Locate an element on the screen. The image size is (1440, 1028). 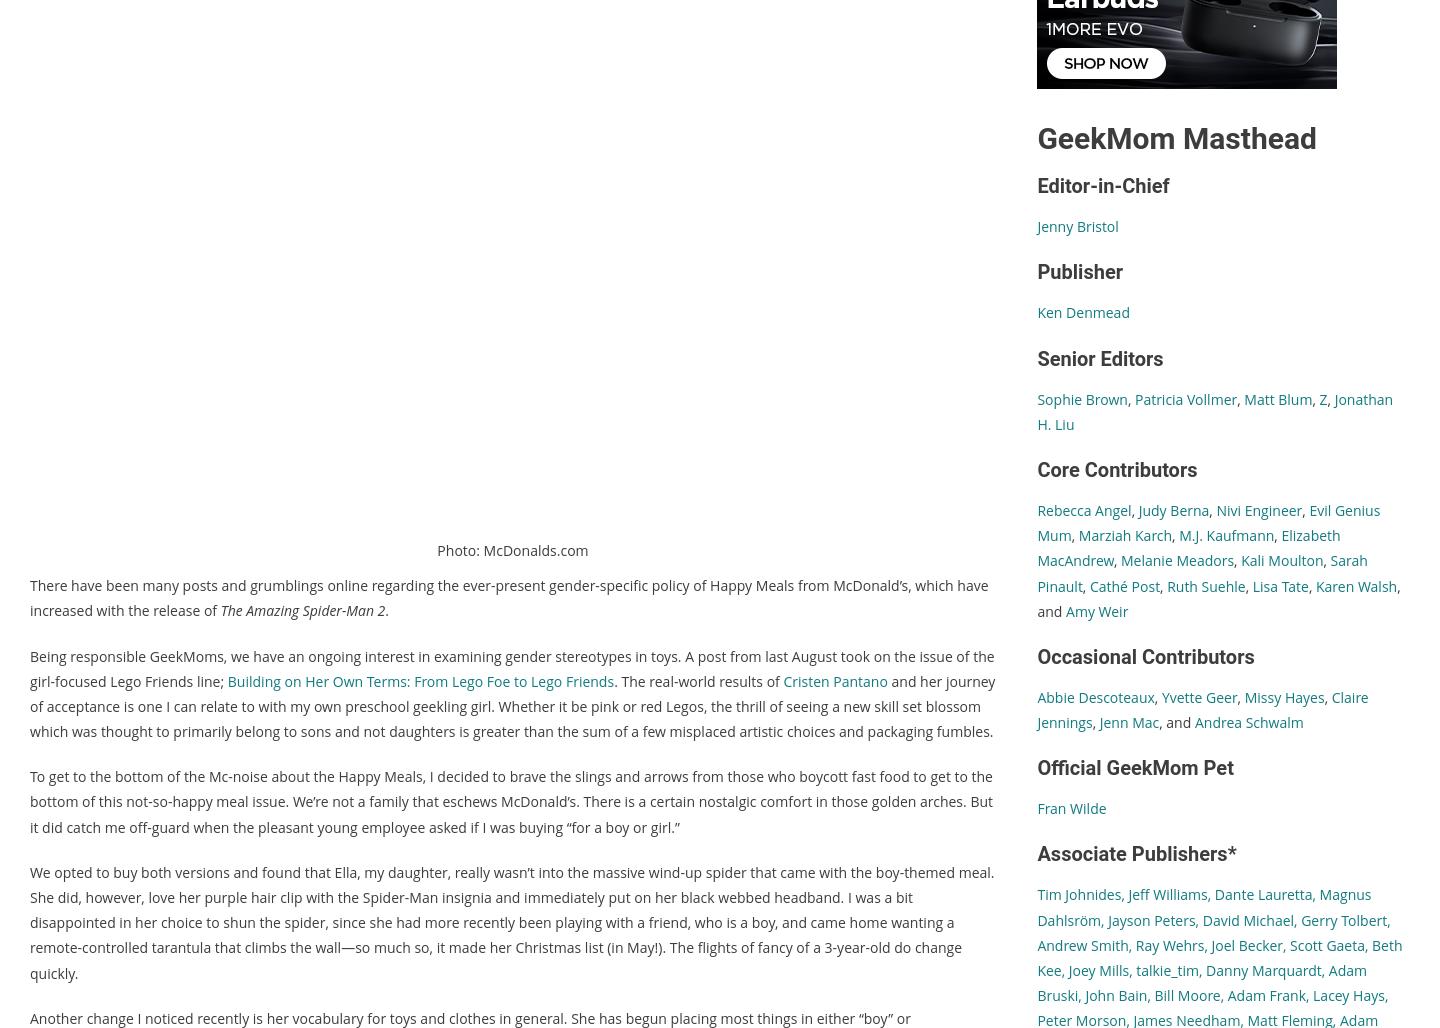
'and her journey of acceptance is one I can relate to with my own preschool geekling girl. Whether it be pink or red Legos, the thrill of seeing a new skill set blossom which was thought to primarily belong to sons and not daughters is greater than the sum of a few misplaced artistic choices and packaging fumbles.' is located at coordinates (511, 706).